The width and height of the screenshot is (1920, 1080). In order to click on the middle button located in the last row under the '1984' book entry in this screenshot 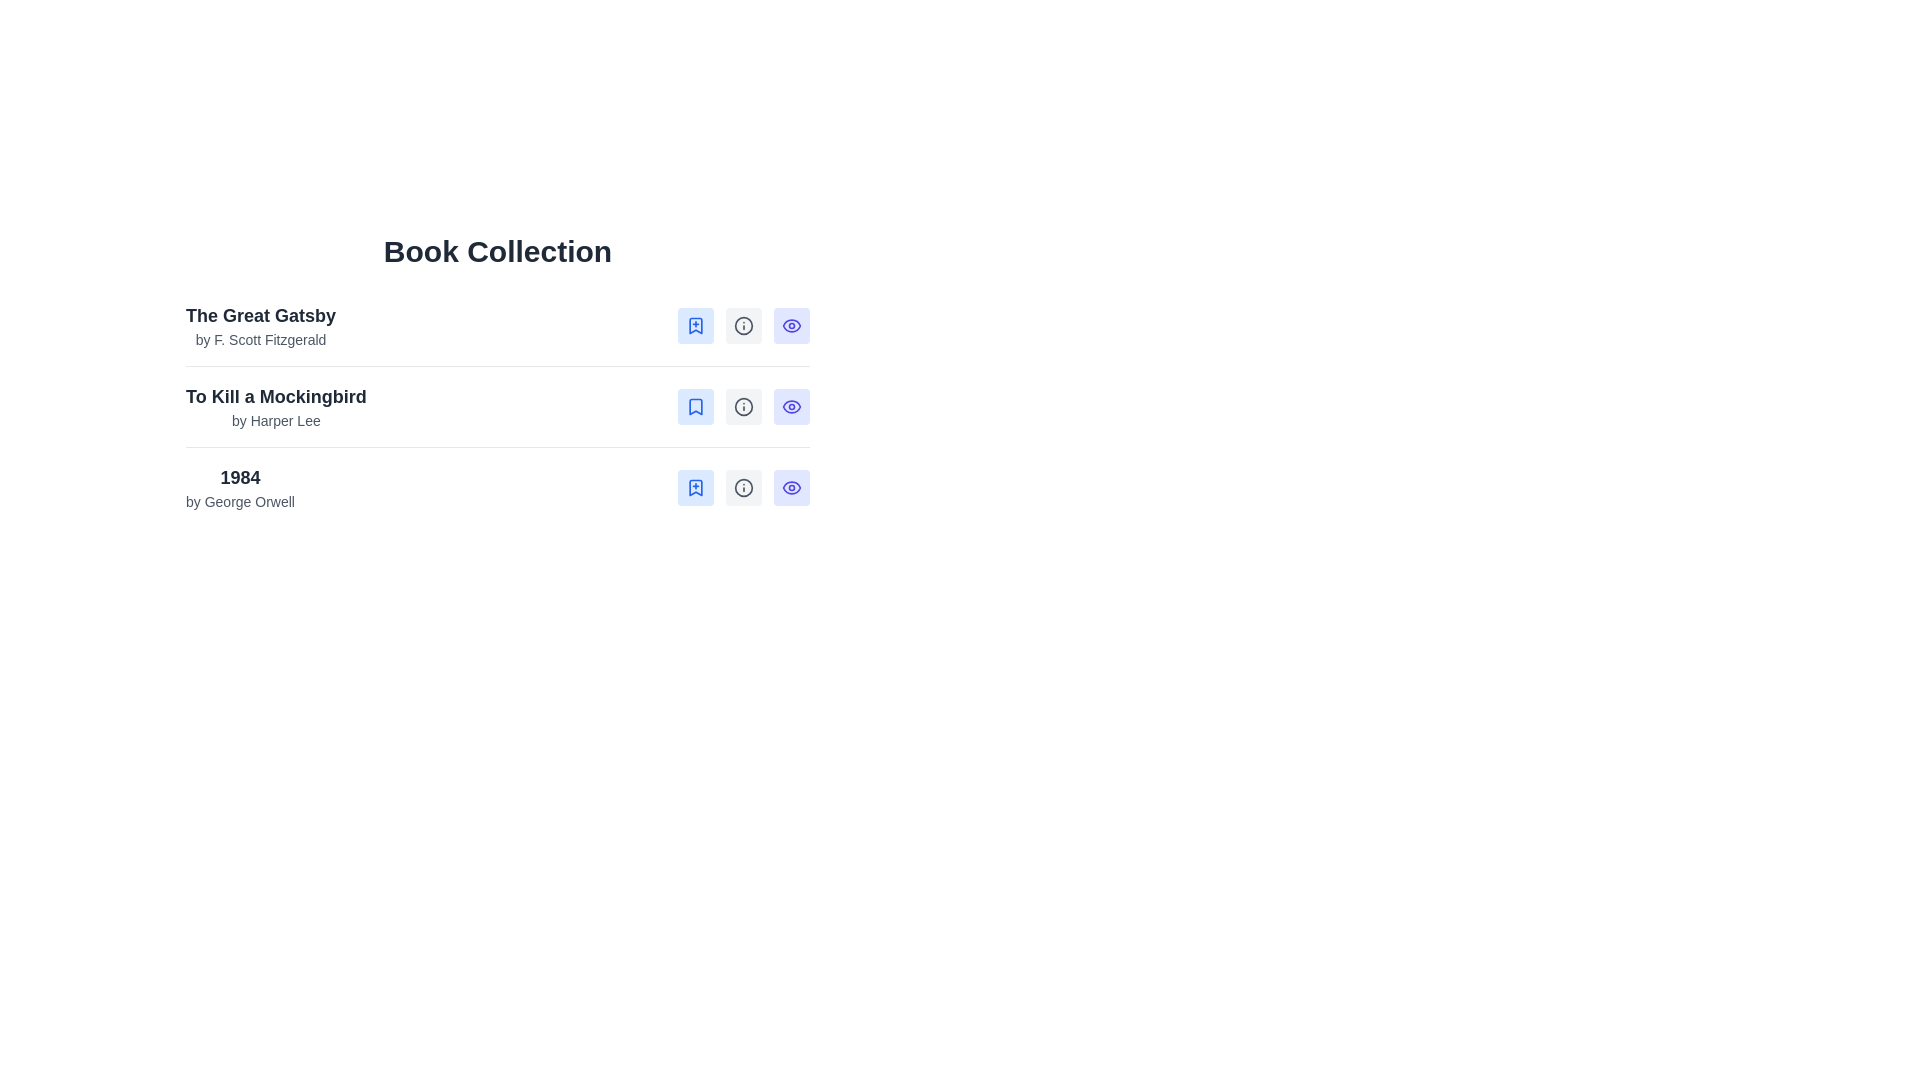, I will do `click(743, 488)`.